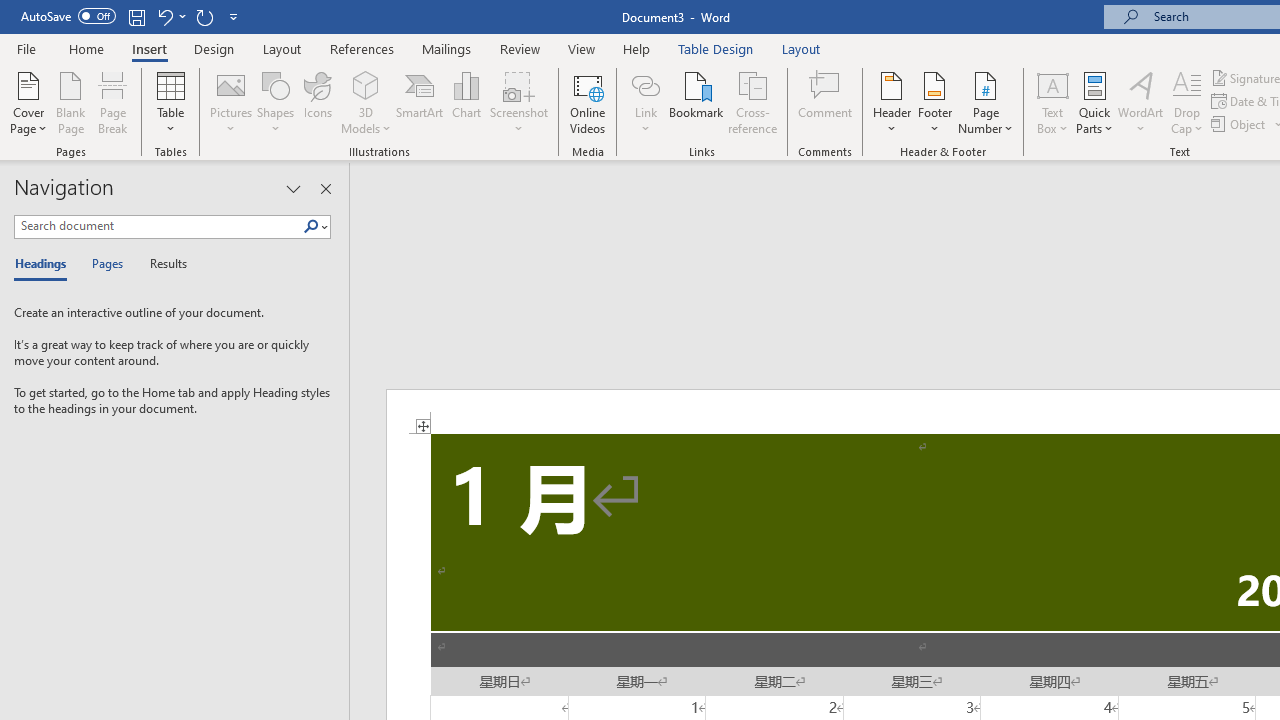 This screenshot has width=1280, height=720. I want to click on 'Table Design', so click(716, 48).